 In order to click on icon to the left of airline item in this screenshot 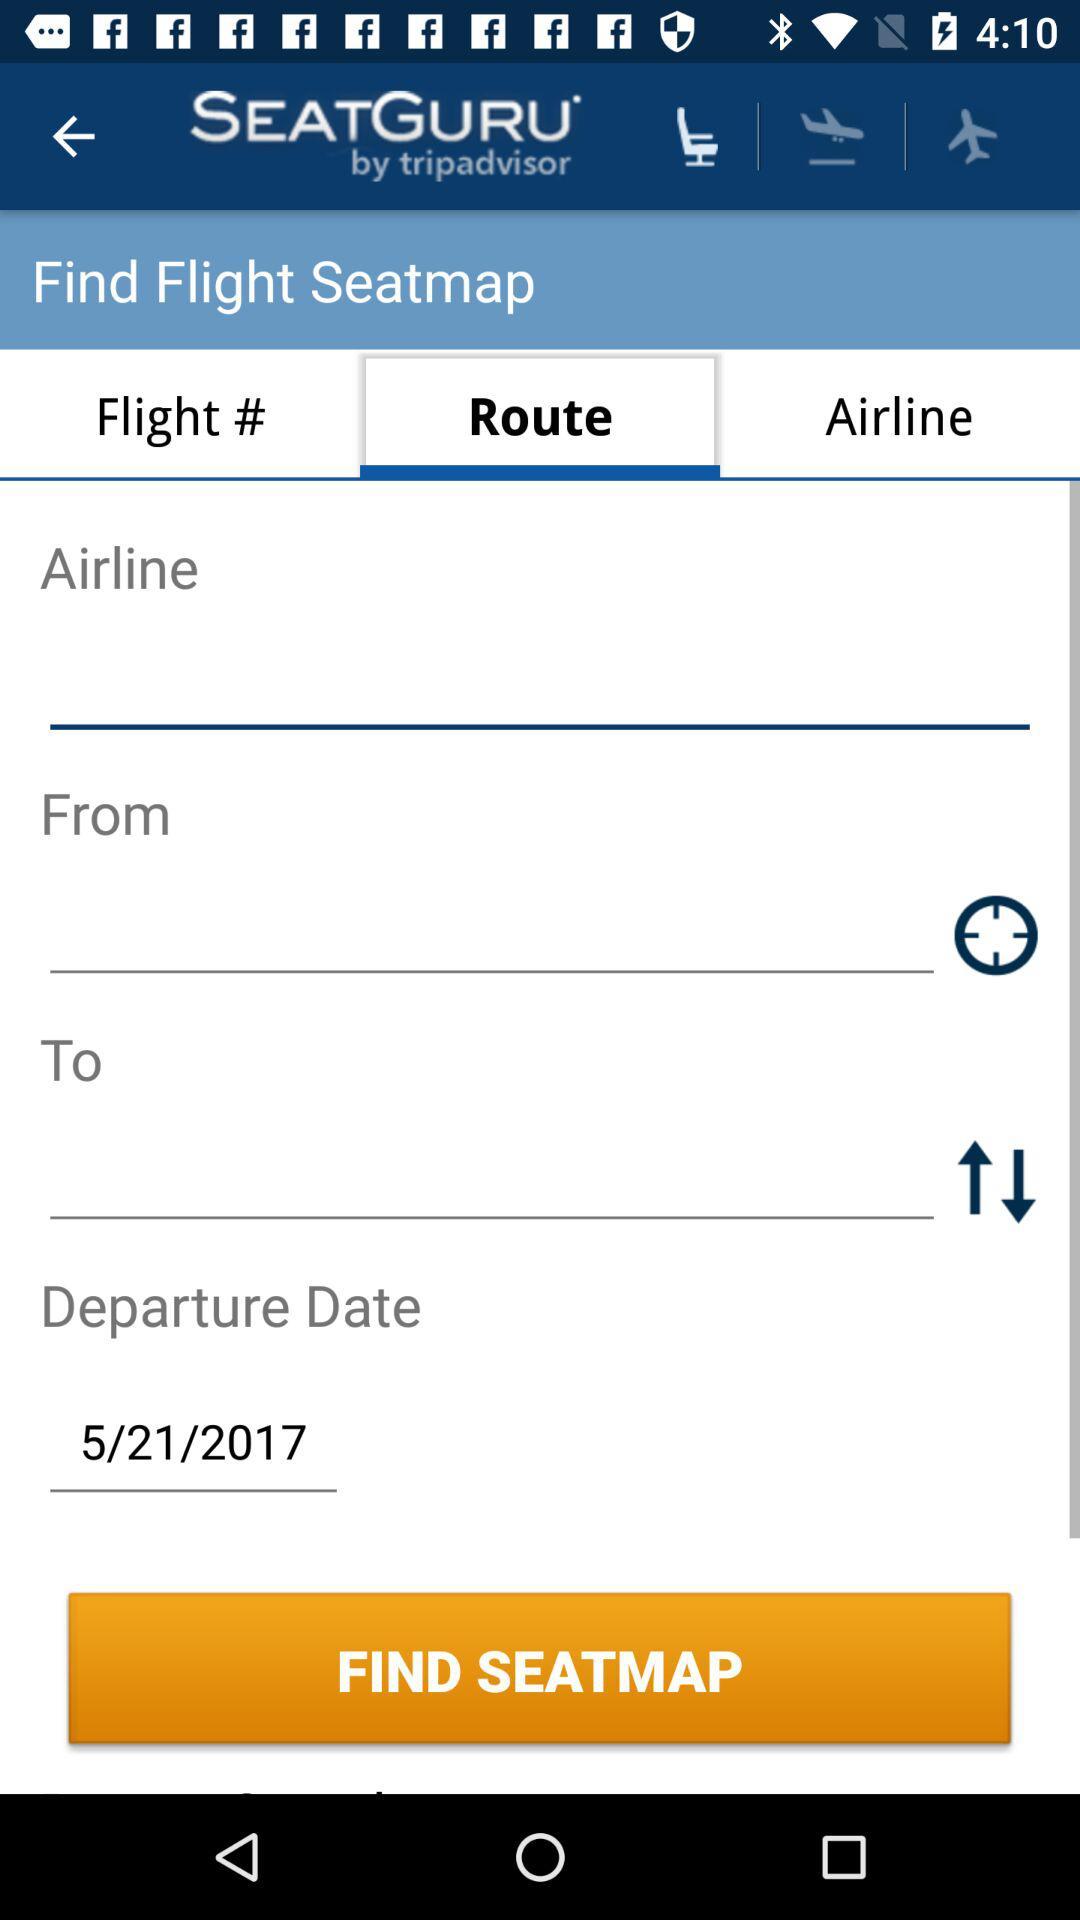, I will do `click(540, 414)`.